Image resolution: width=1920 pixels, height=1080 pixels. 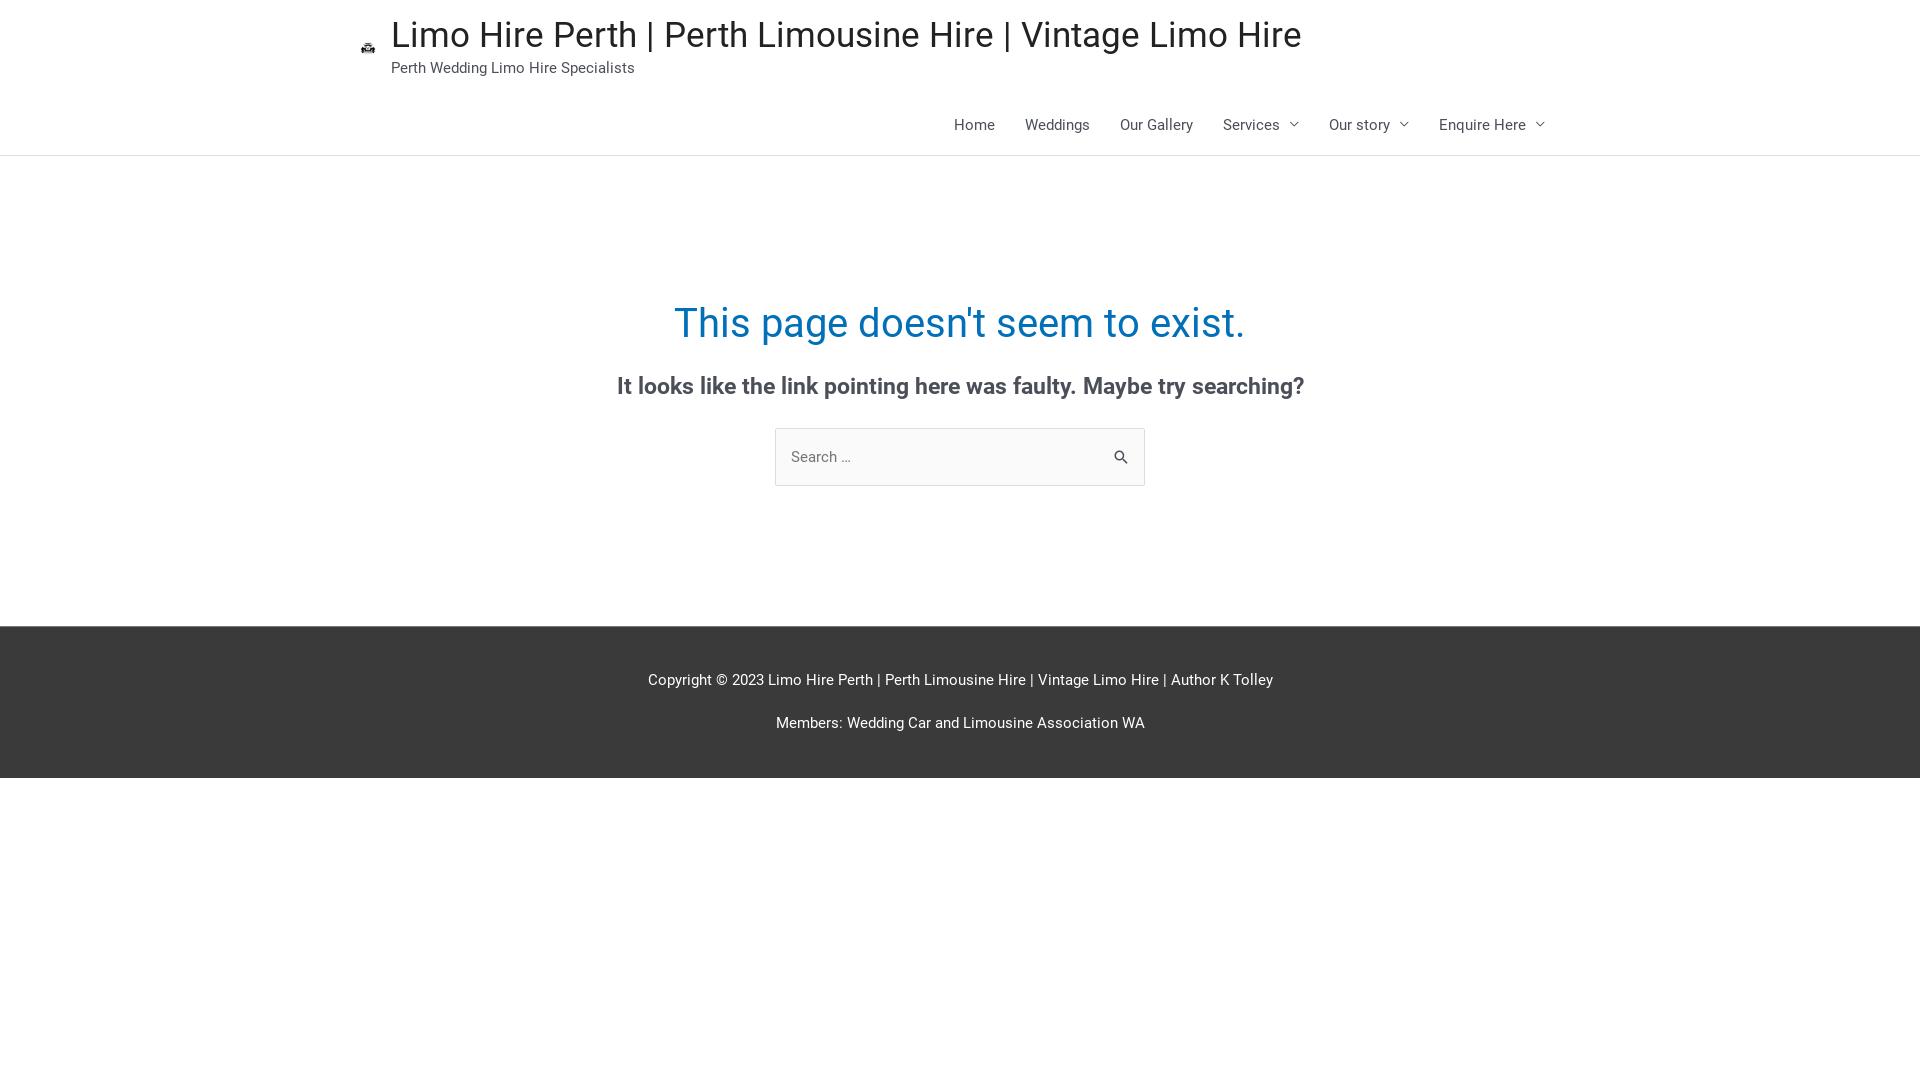 I want to click on 'Limo Hire Perth | Perth Limousine Hire | Vintage Limo Hire', so click(x=846, y=35).